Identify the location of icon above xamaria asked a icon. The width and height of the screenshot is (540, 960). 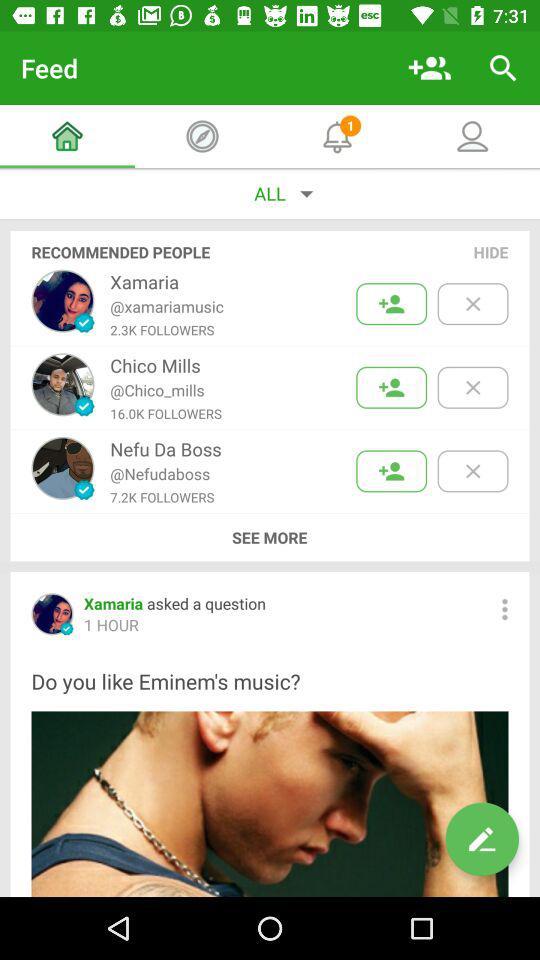
(269, 536).